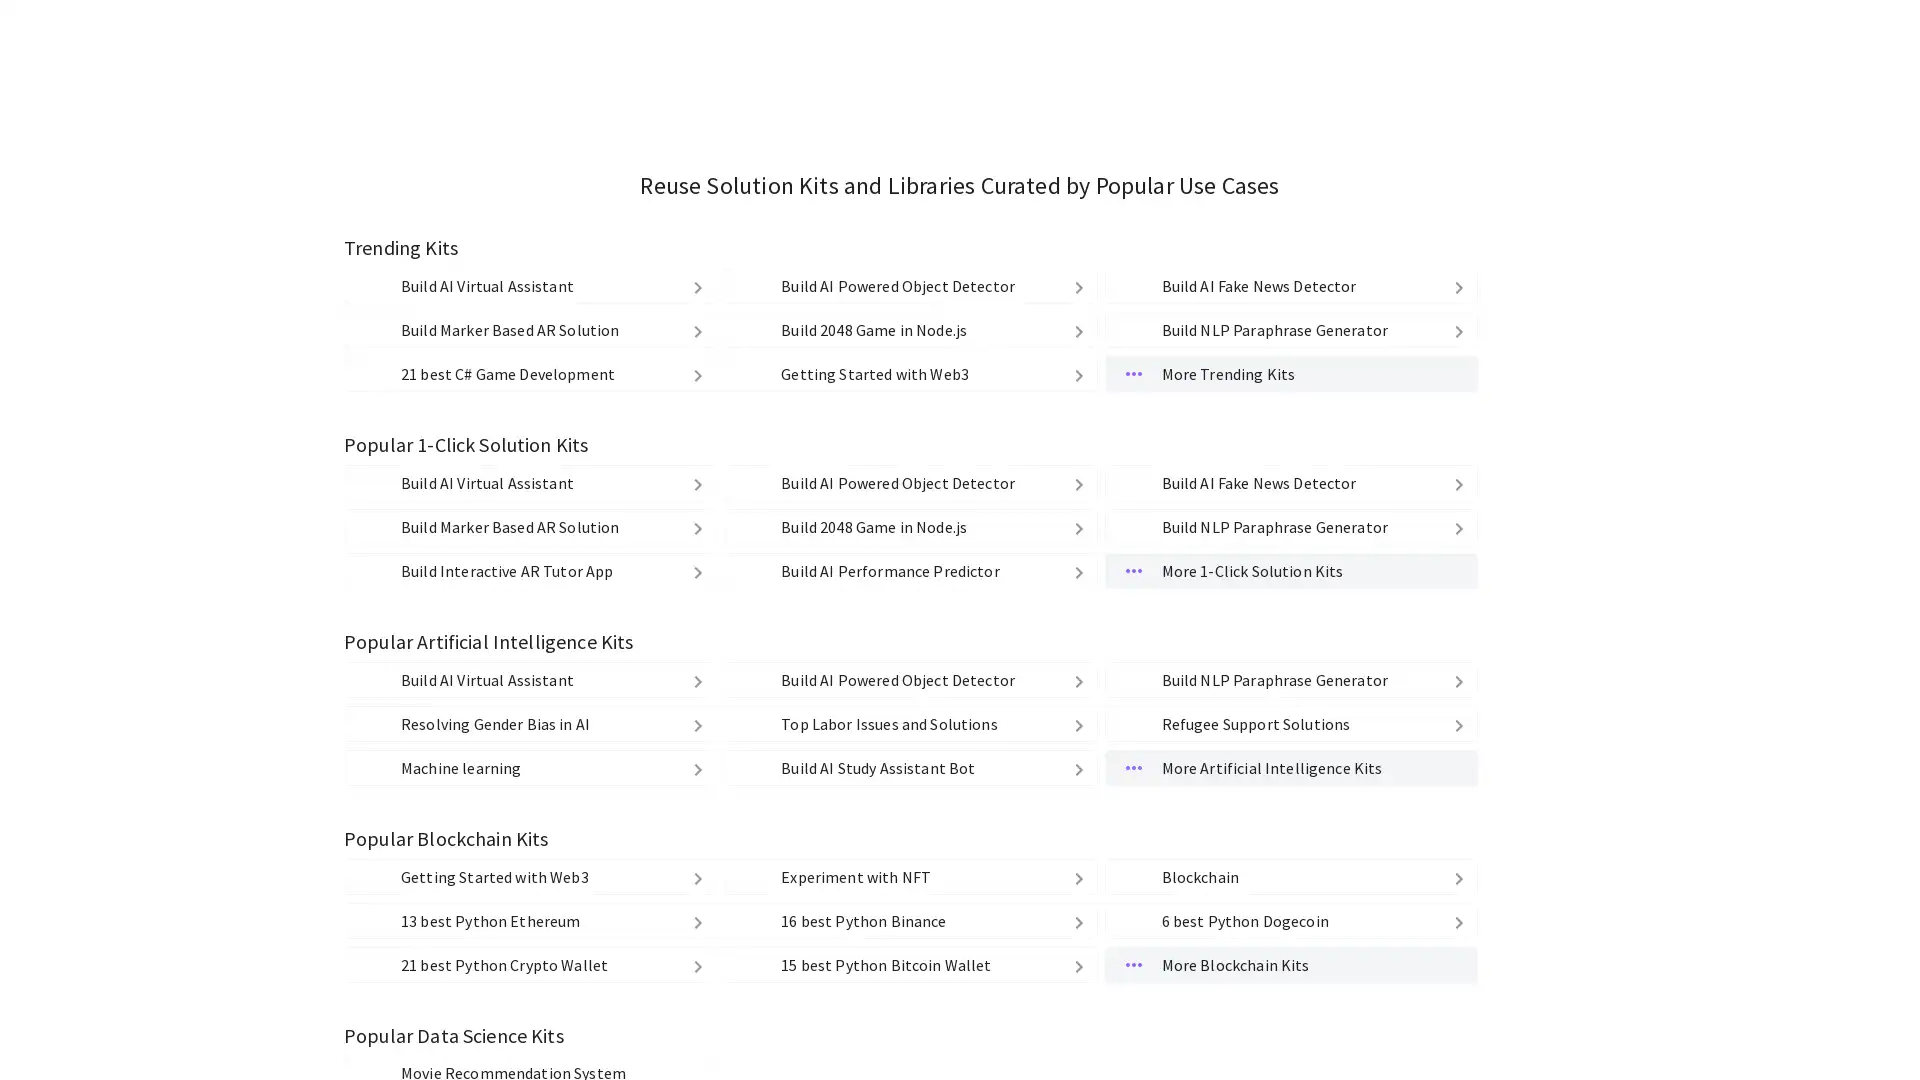 This screenshot has height=1080, width=1920. What do you see at coordinates (591, 501) in the screenshot?
I see `JavaScript JavaScript` at bounding box center [591, 501].